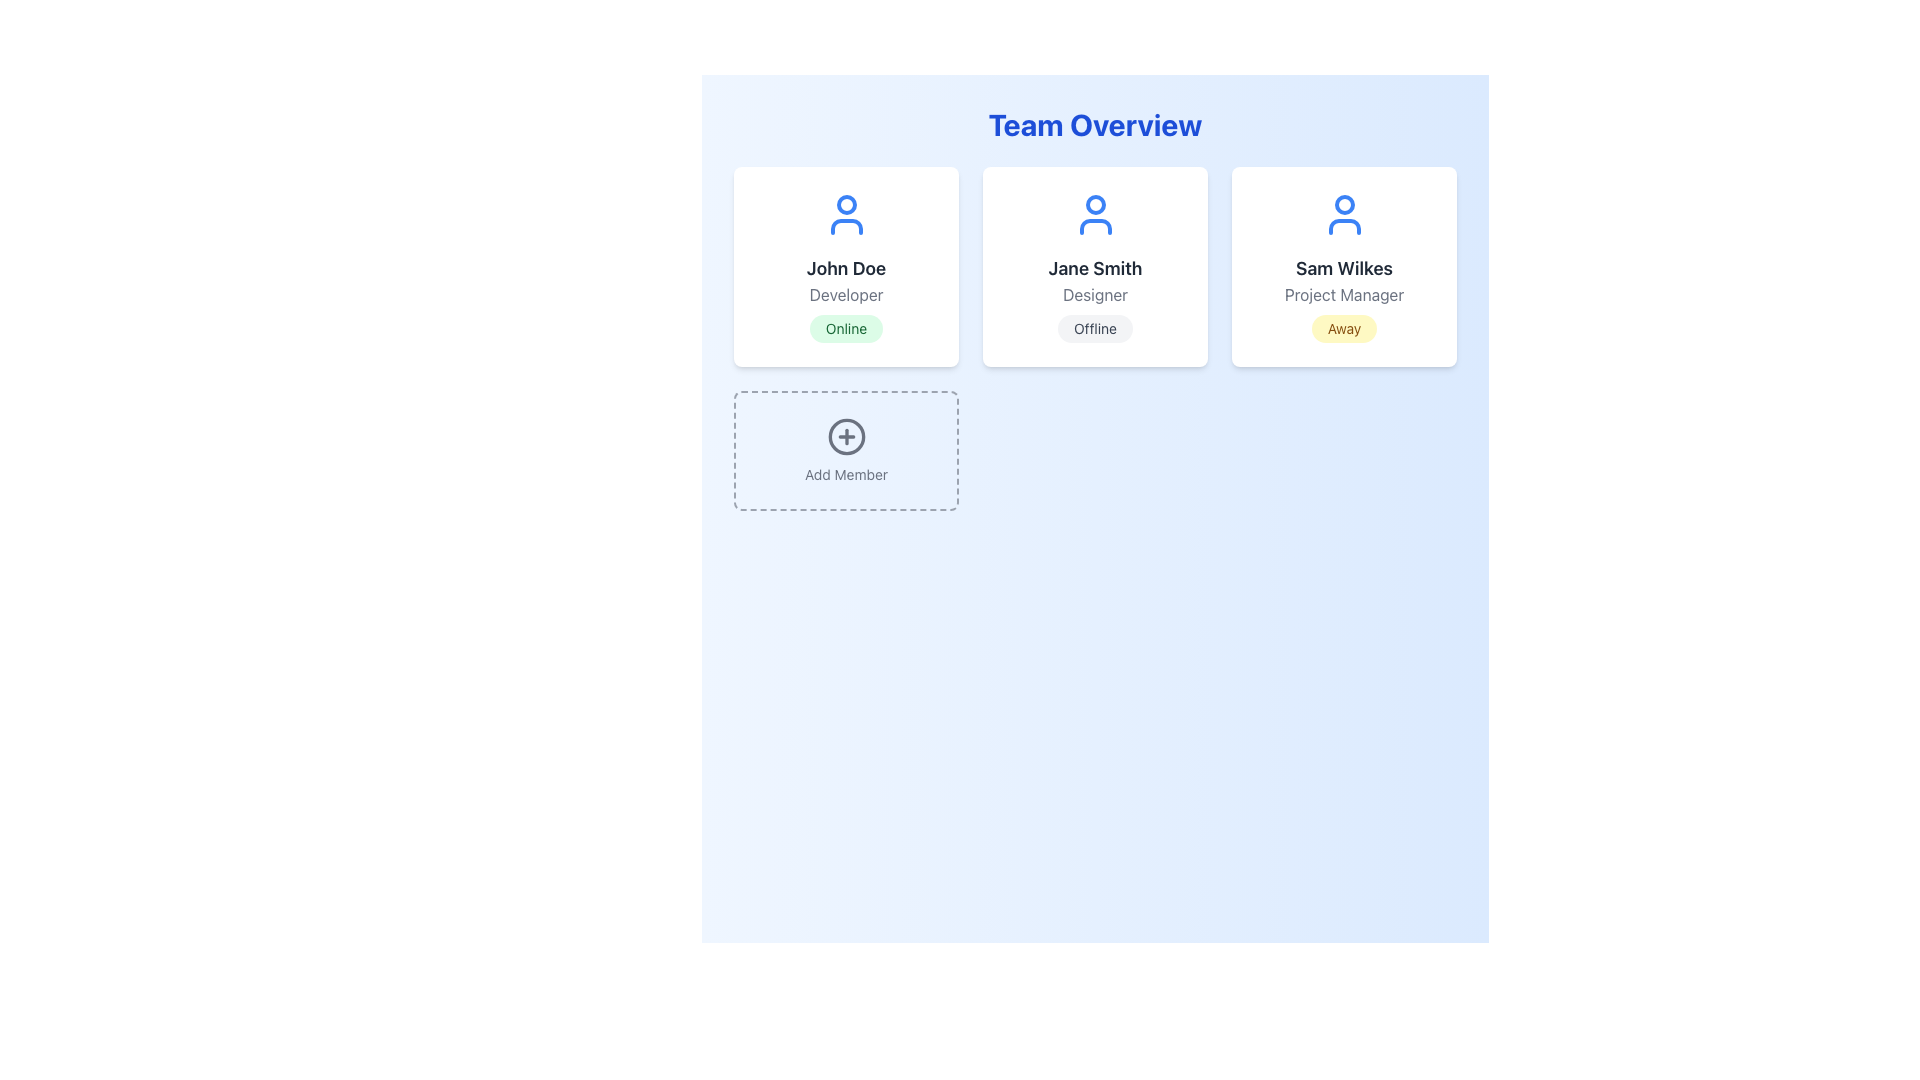 Image resolution: width=1920 pixels, height=1080 pixels. What do you see at coordinates (846, 204) in the screenshot?
I see `the circular decorative icon representing John Doe's user status within the Team Overview section` at bounding box center [846, 204].